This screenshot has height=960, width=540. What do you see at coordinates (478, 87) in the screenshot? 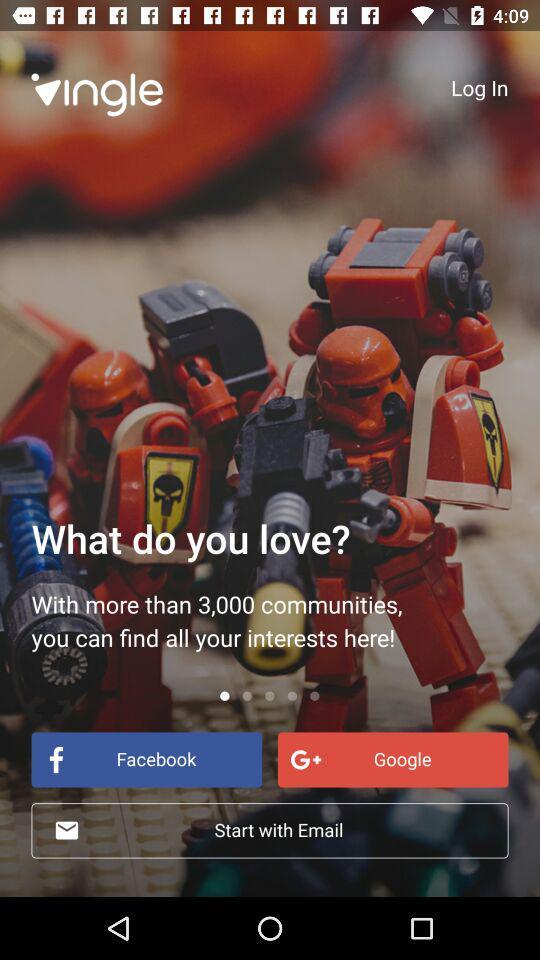
I see `the item above the google` at bounding box center [478, 87].